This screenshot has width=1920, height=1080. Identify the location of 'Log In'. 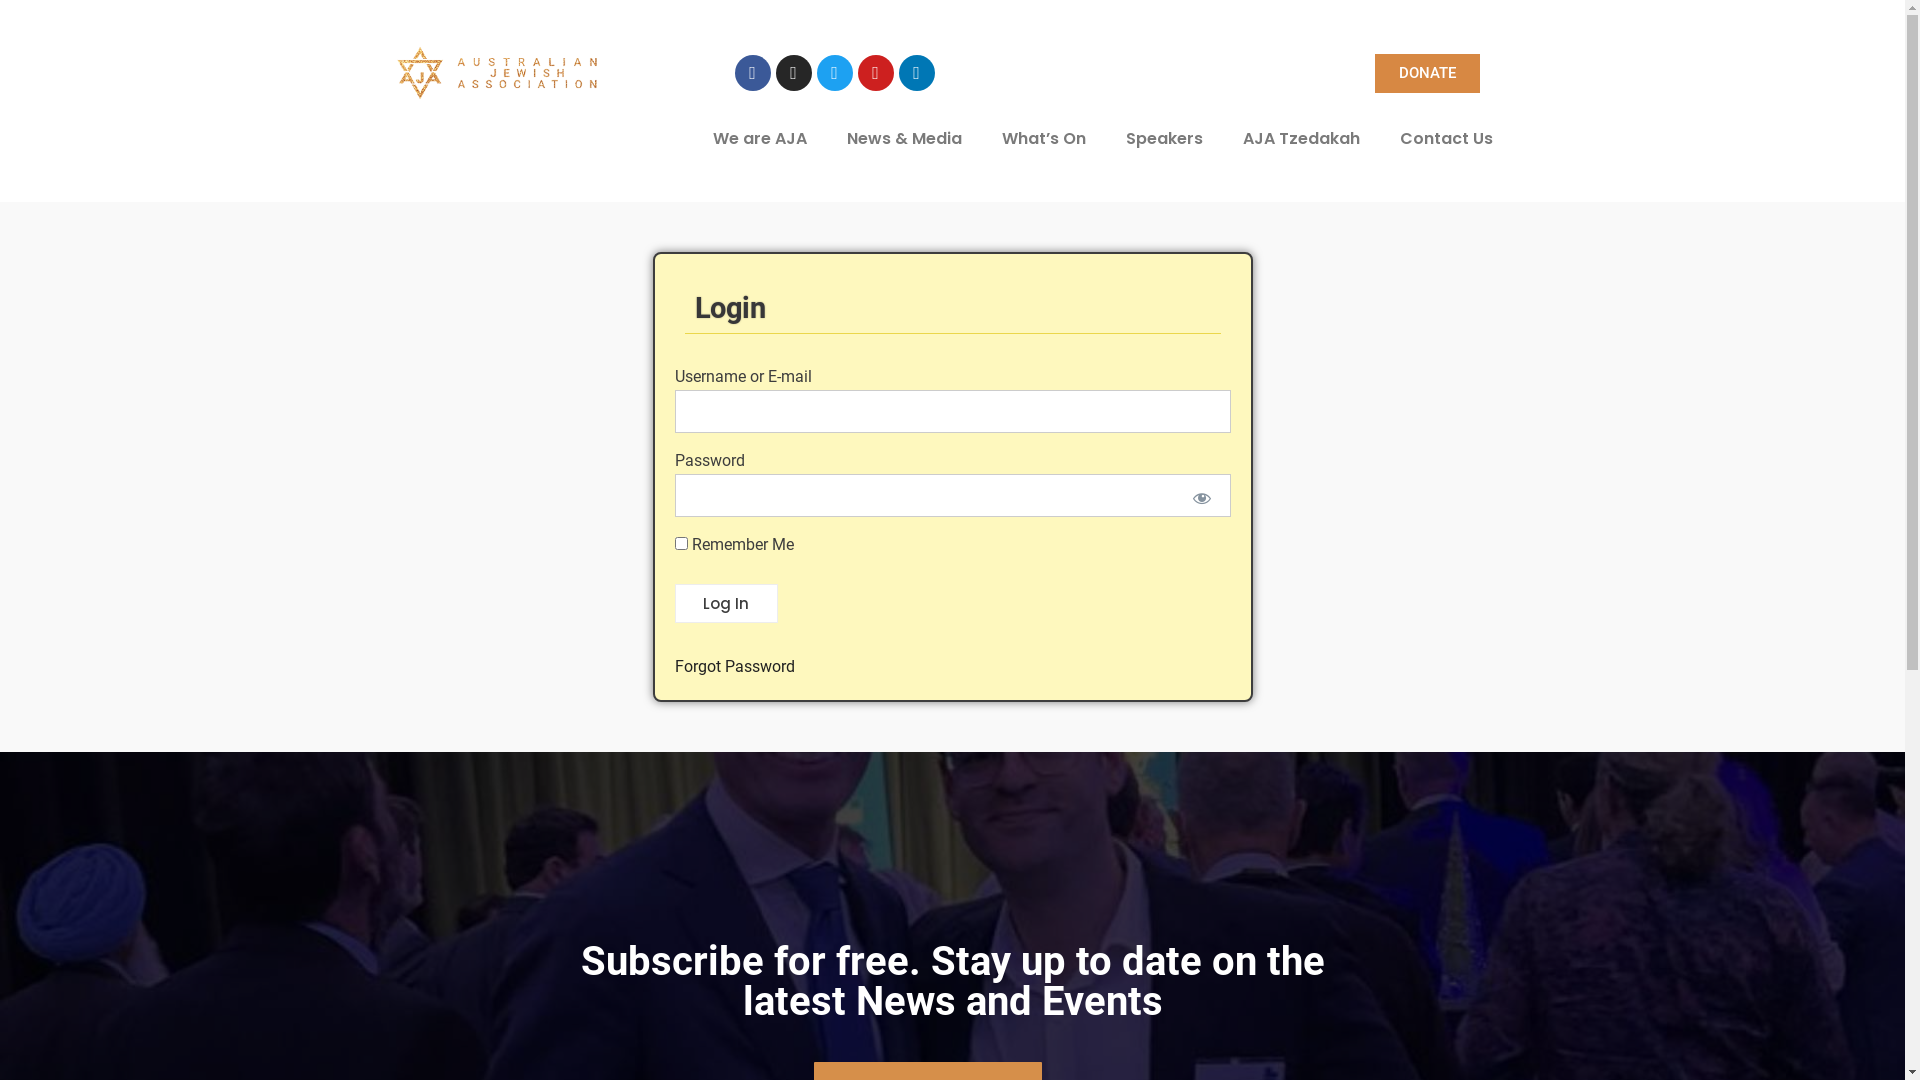
(724, 603).